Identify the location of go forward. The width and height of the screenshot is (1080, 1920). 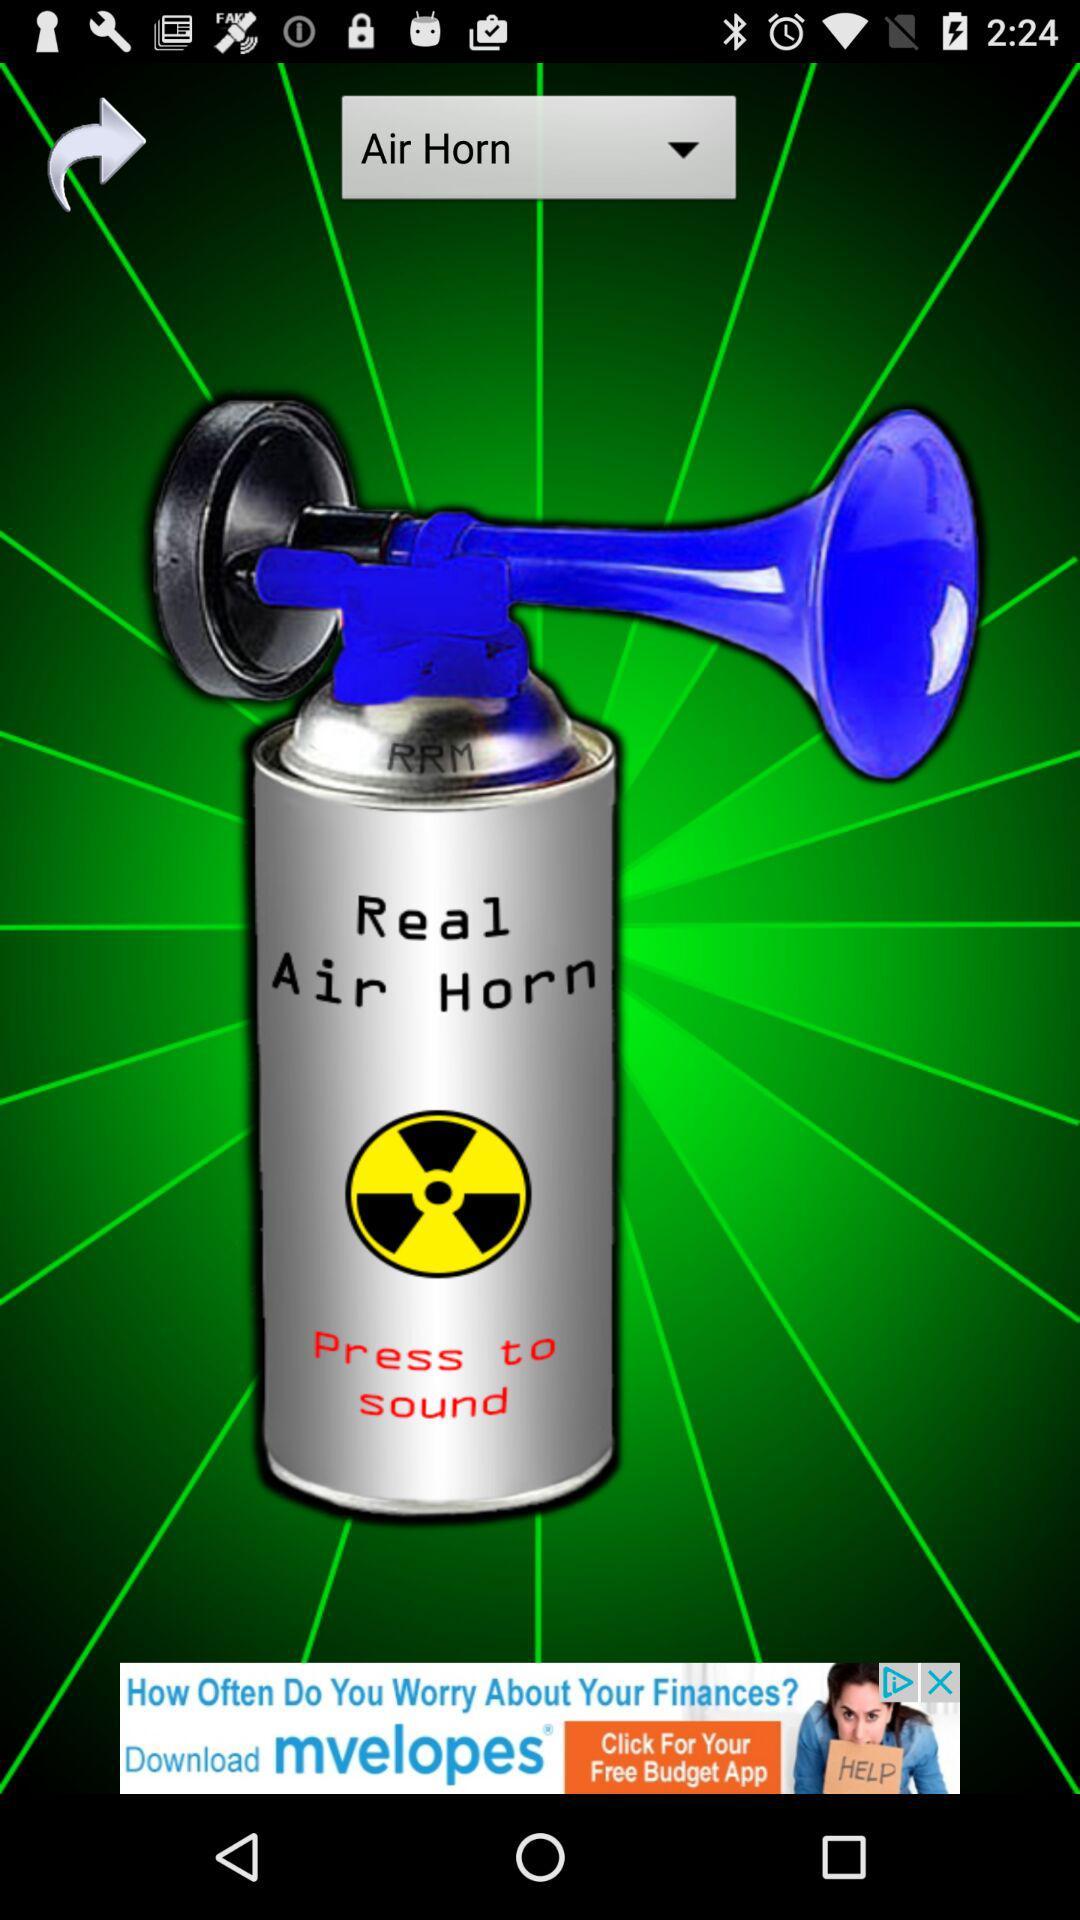
(97, 153).